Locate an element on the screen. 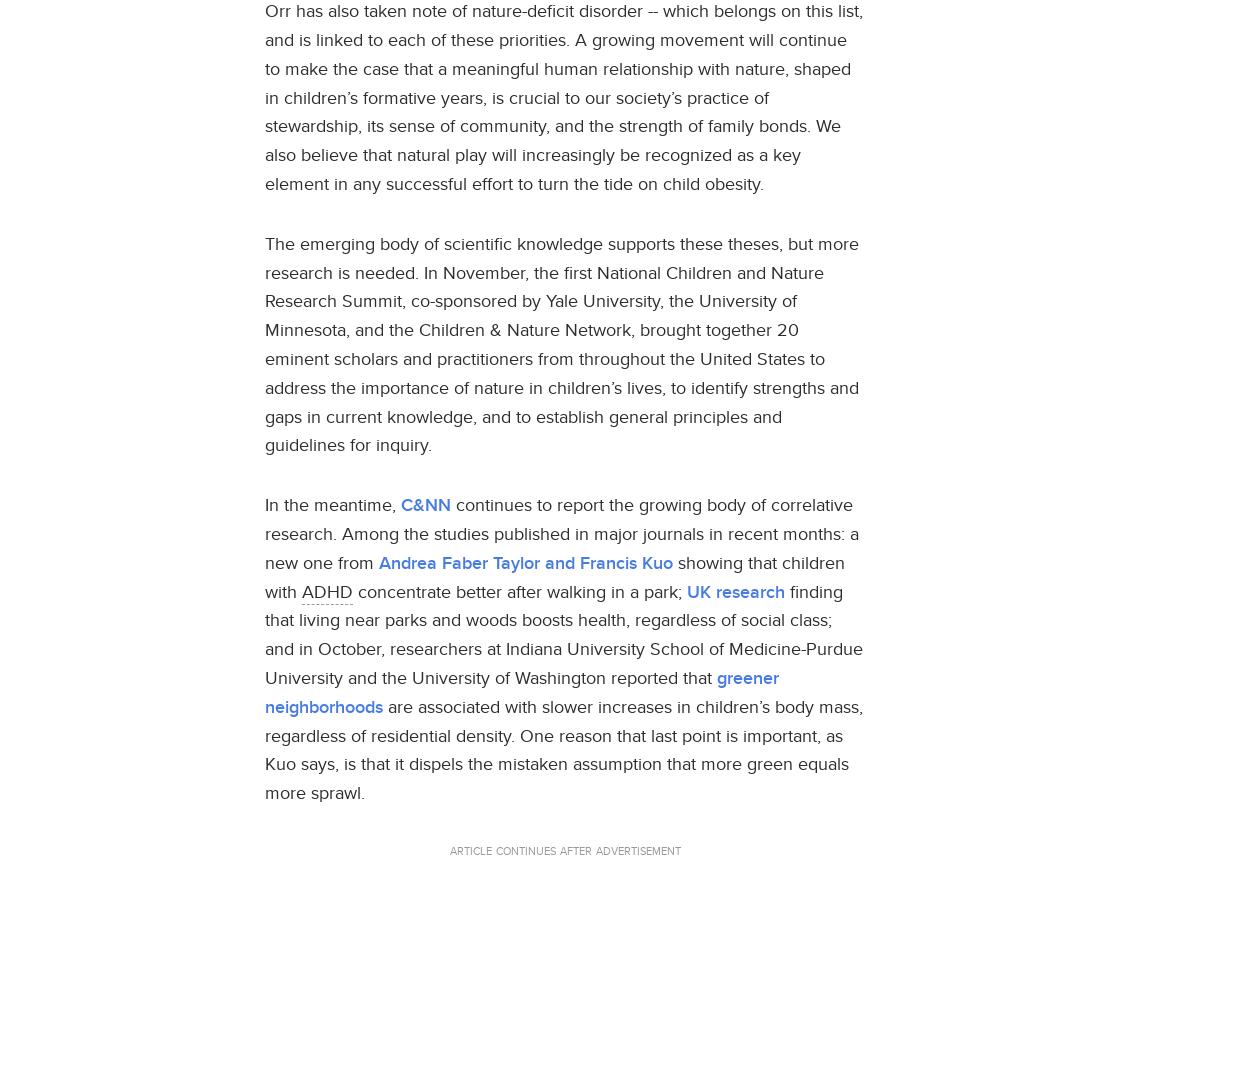  'finding that living near parks and woods boosts health, regardless of social class; and in October, researchers at Indiana University School of Medicine-Purdue University and the University of Washington reported that' is located at coordinates (563, 634).